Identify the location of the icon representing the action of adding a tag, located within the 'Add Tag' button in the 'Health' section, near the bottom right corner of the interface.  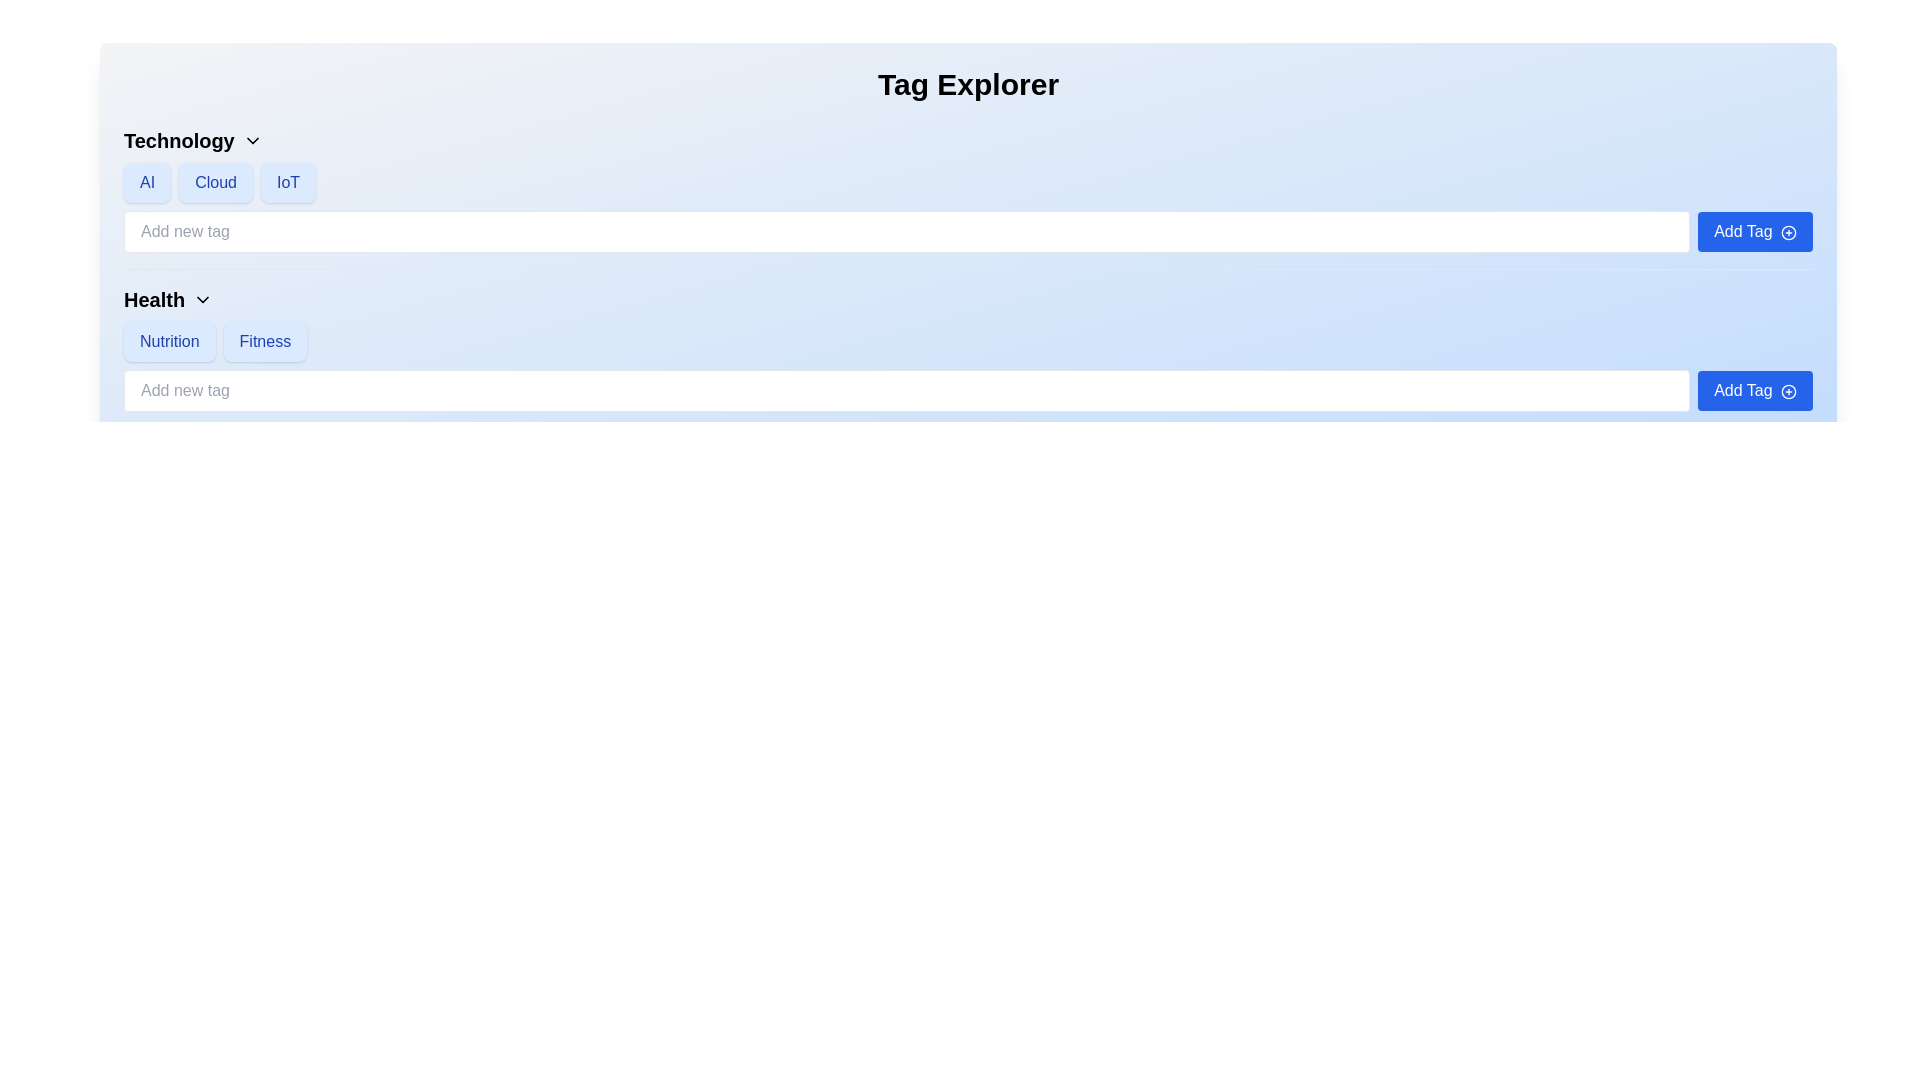
(1789, 390).